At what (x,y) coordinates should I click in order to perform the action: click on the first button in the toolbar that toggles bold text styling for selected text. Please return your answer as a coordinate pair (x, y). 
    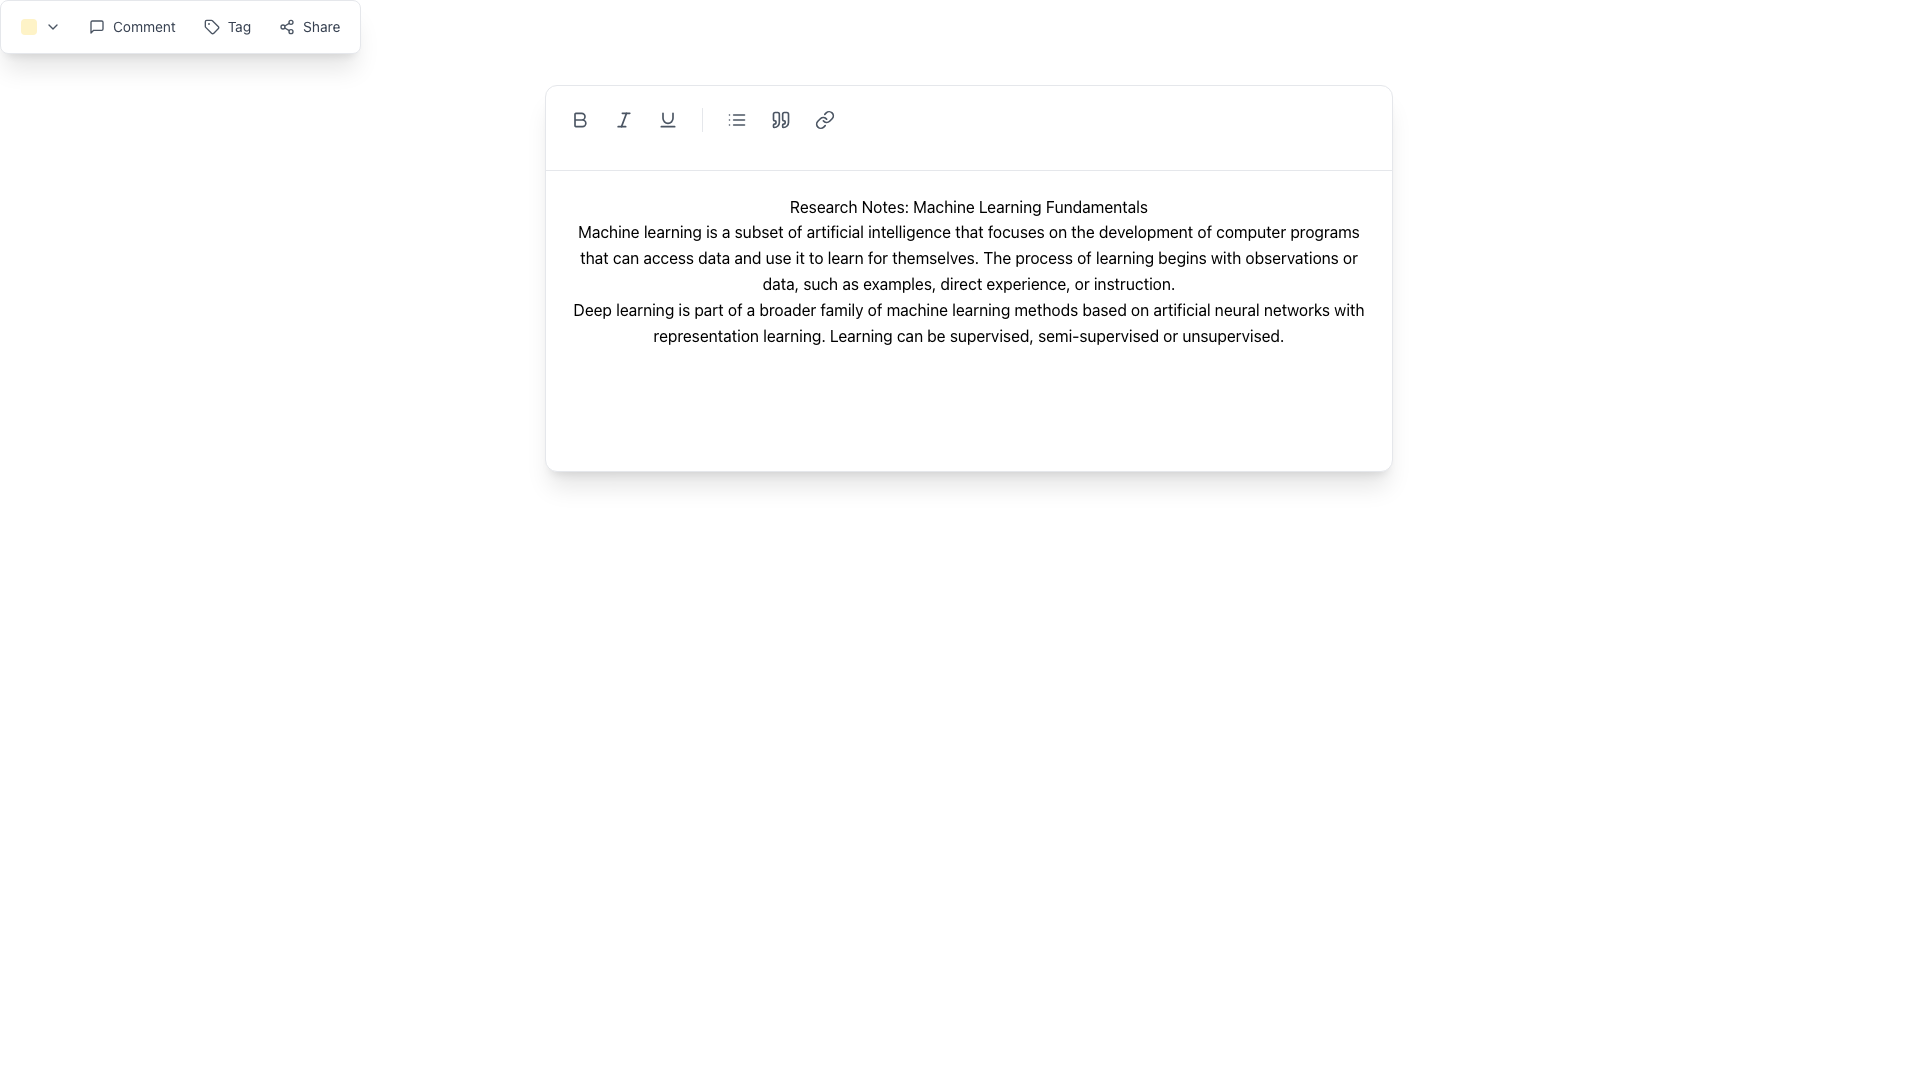
    Looking at the image, I should click on (579, 119).